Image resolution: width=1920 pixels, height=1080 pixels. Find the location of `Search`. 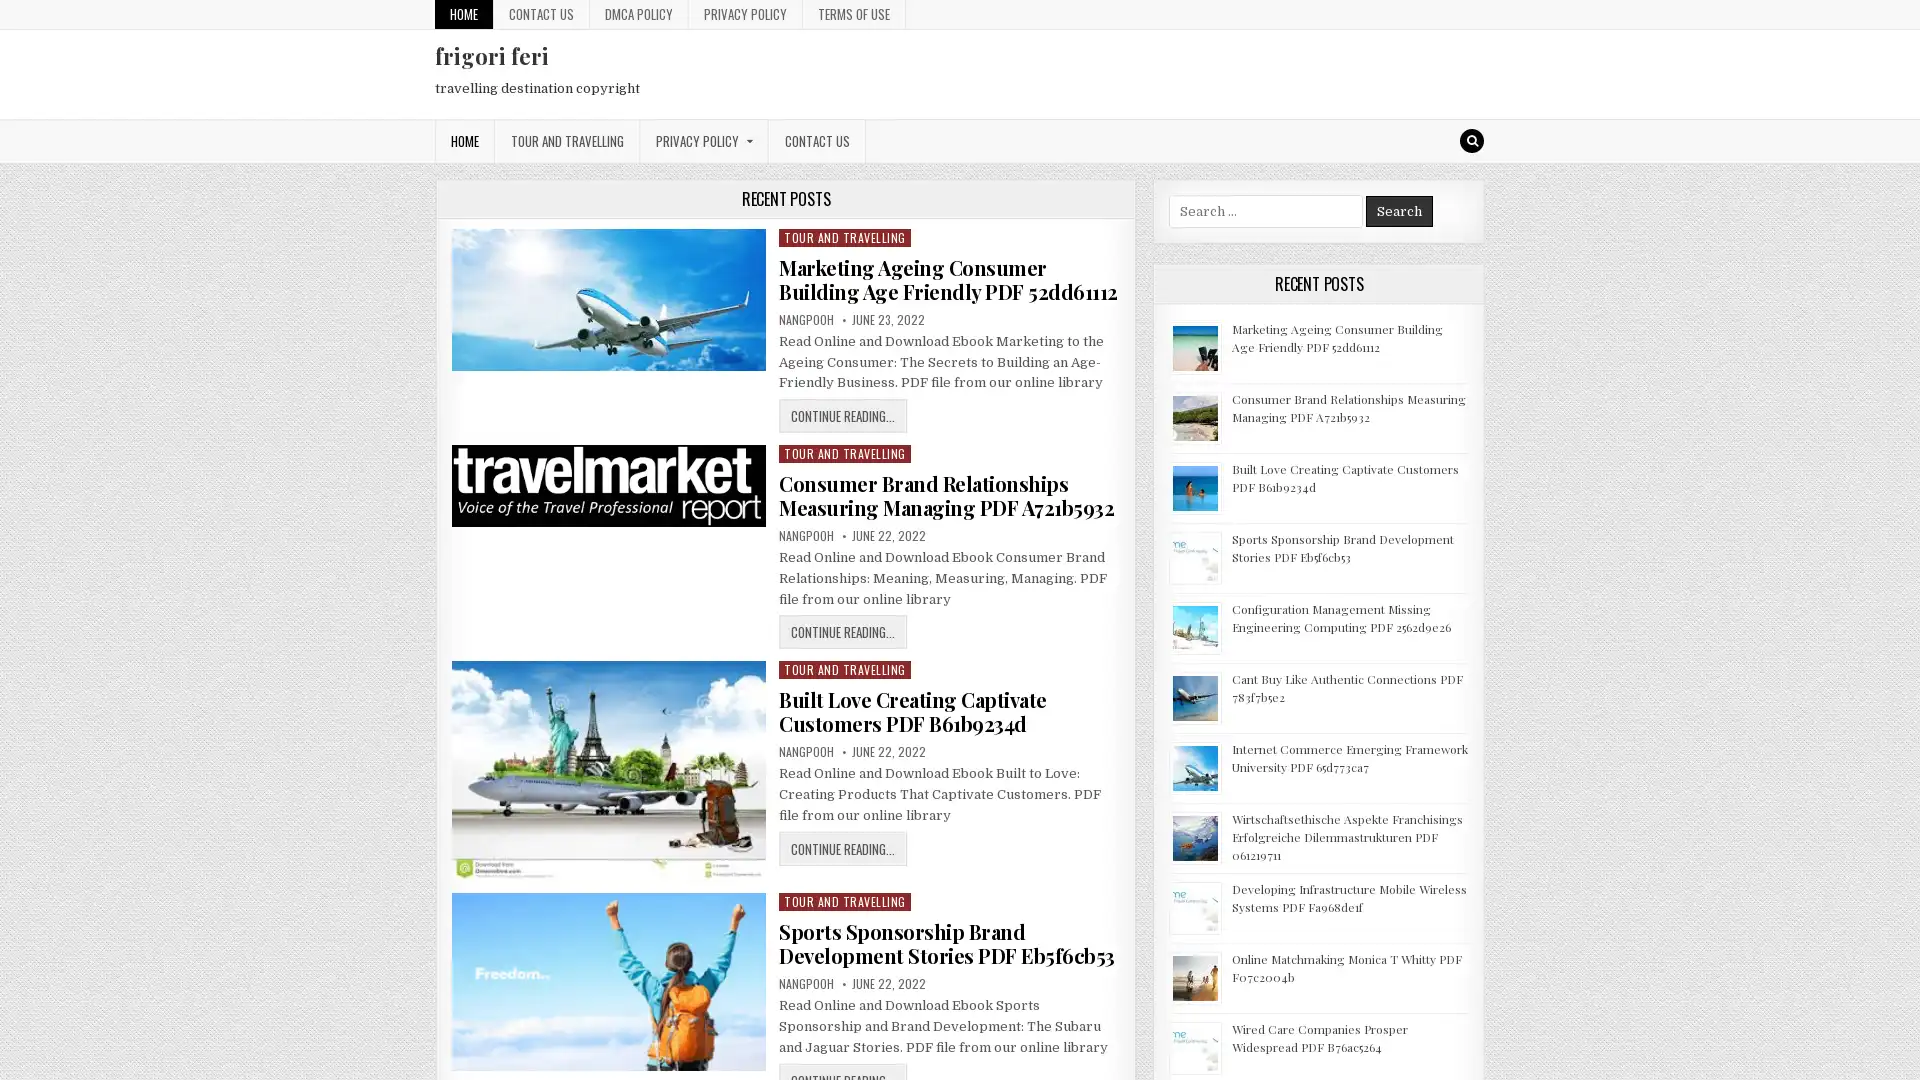

Search is located at coordinates (1398, 211).